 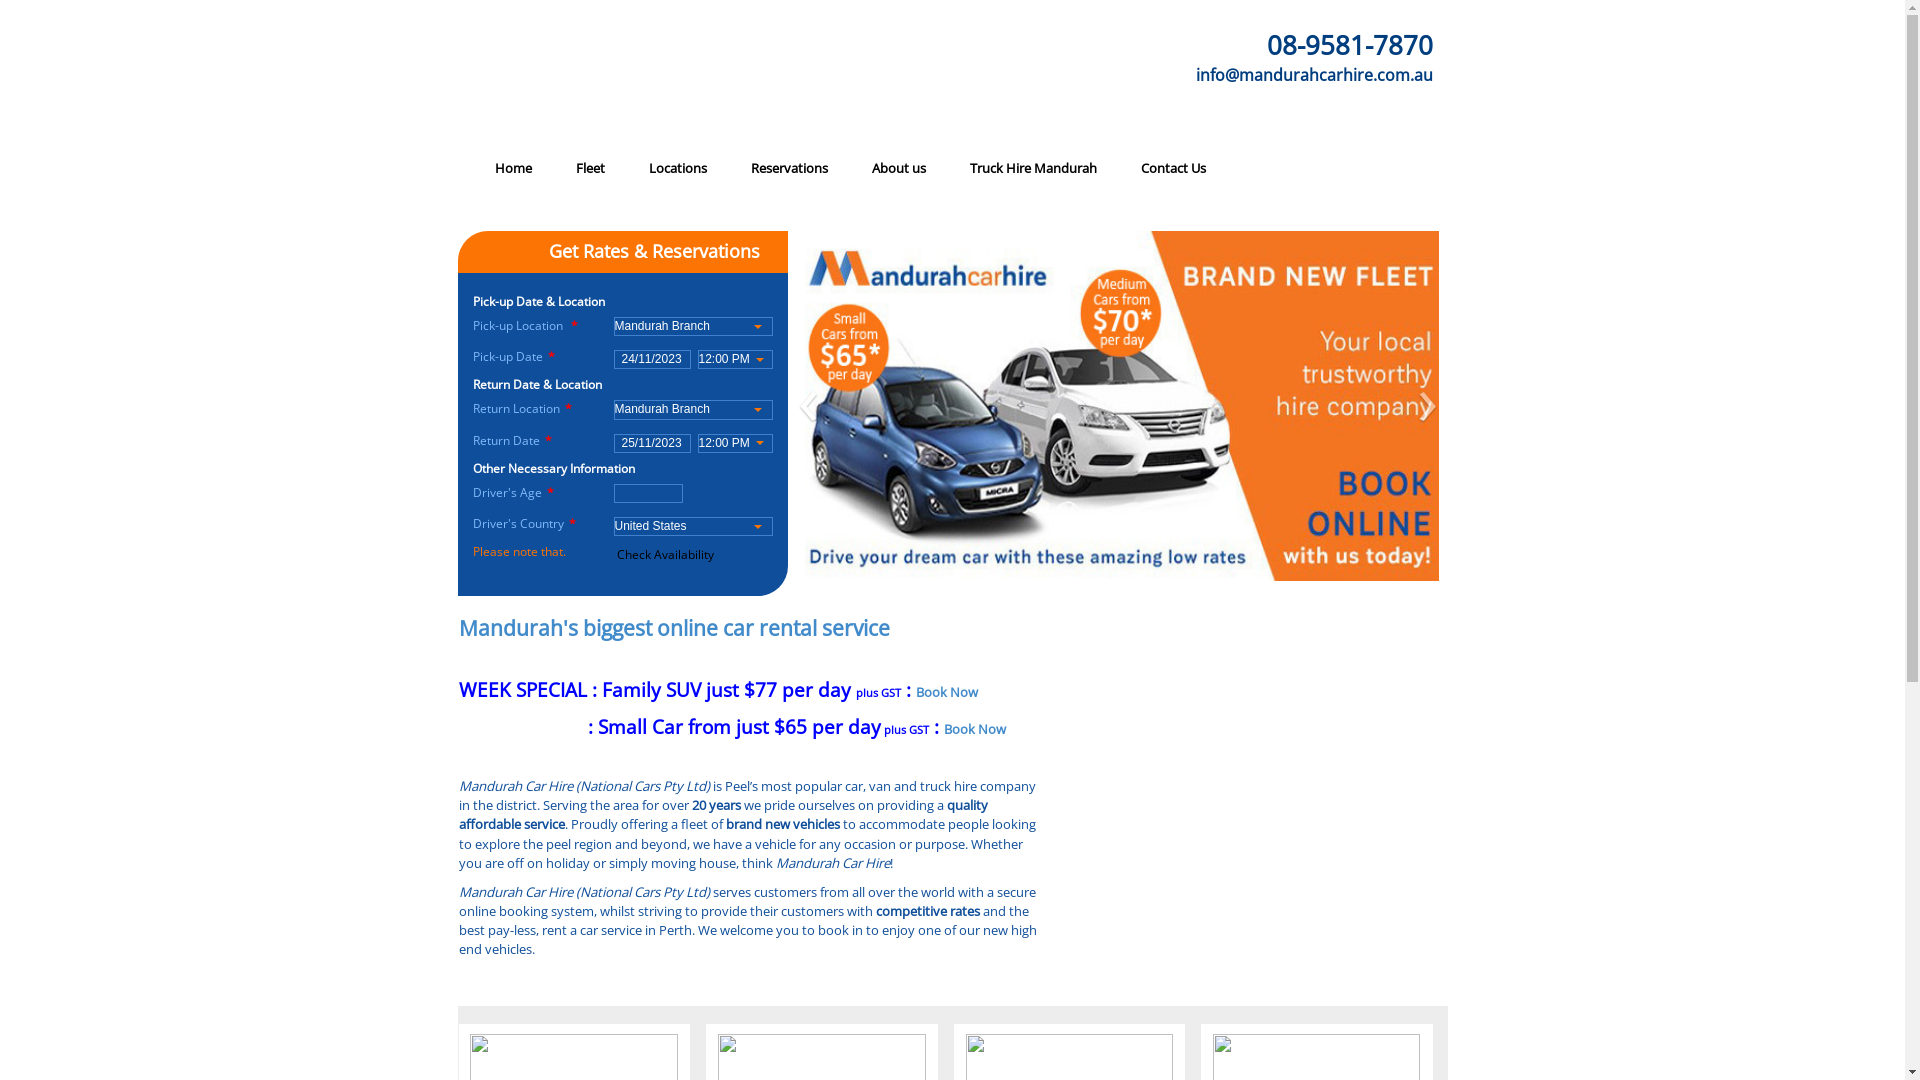 I want to click on 'Check Availability', so click(x=665, y=554).